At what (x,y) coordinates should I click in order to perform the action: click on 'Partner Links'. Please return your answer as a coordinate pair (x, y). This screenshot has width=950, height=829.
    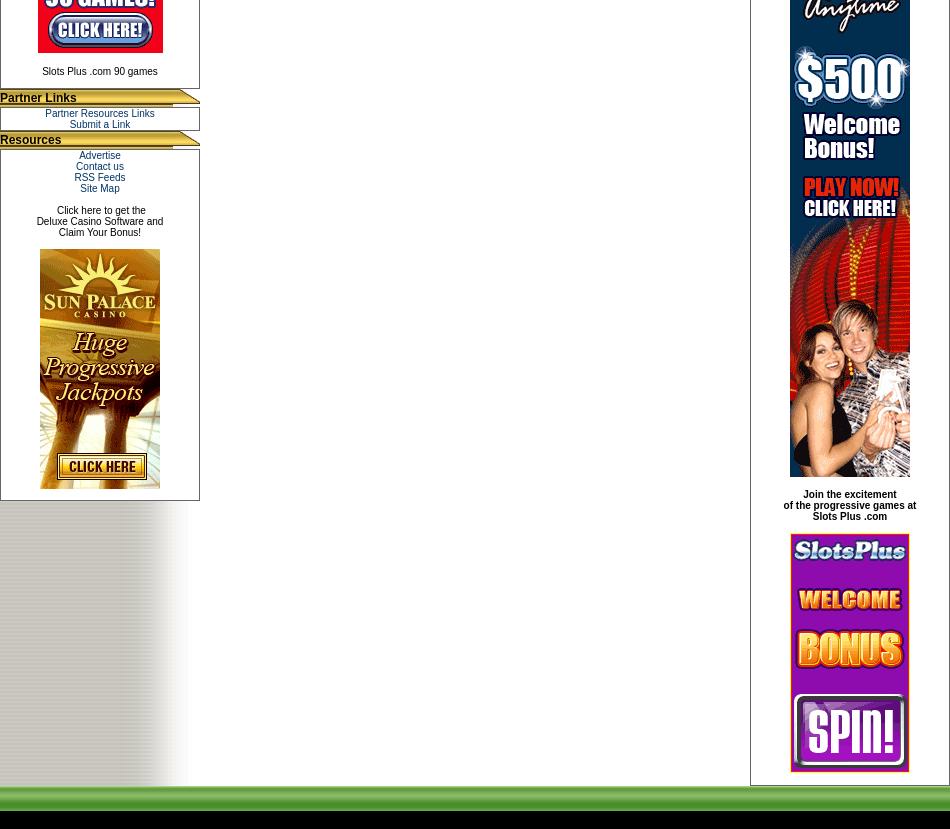
    Looking at the image, I should click on (0, 97).